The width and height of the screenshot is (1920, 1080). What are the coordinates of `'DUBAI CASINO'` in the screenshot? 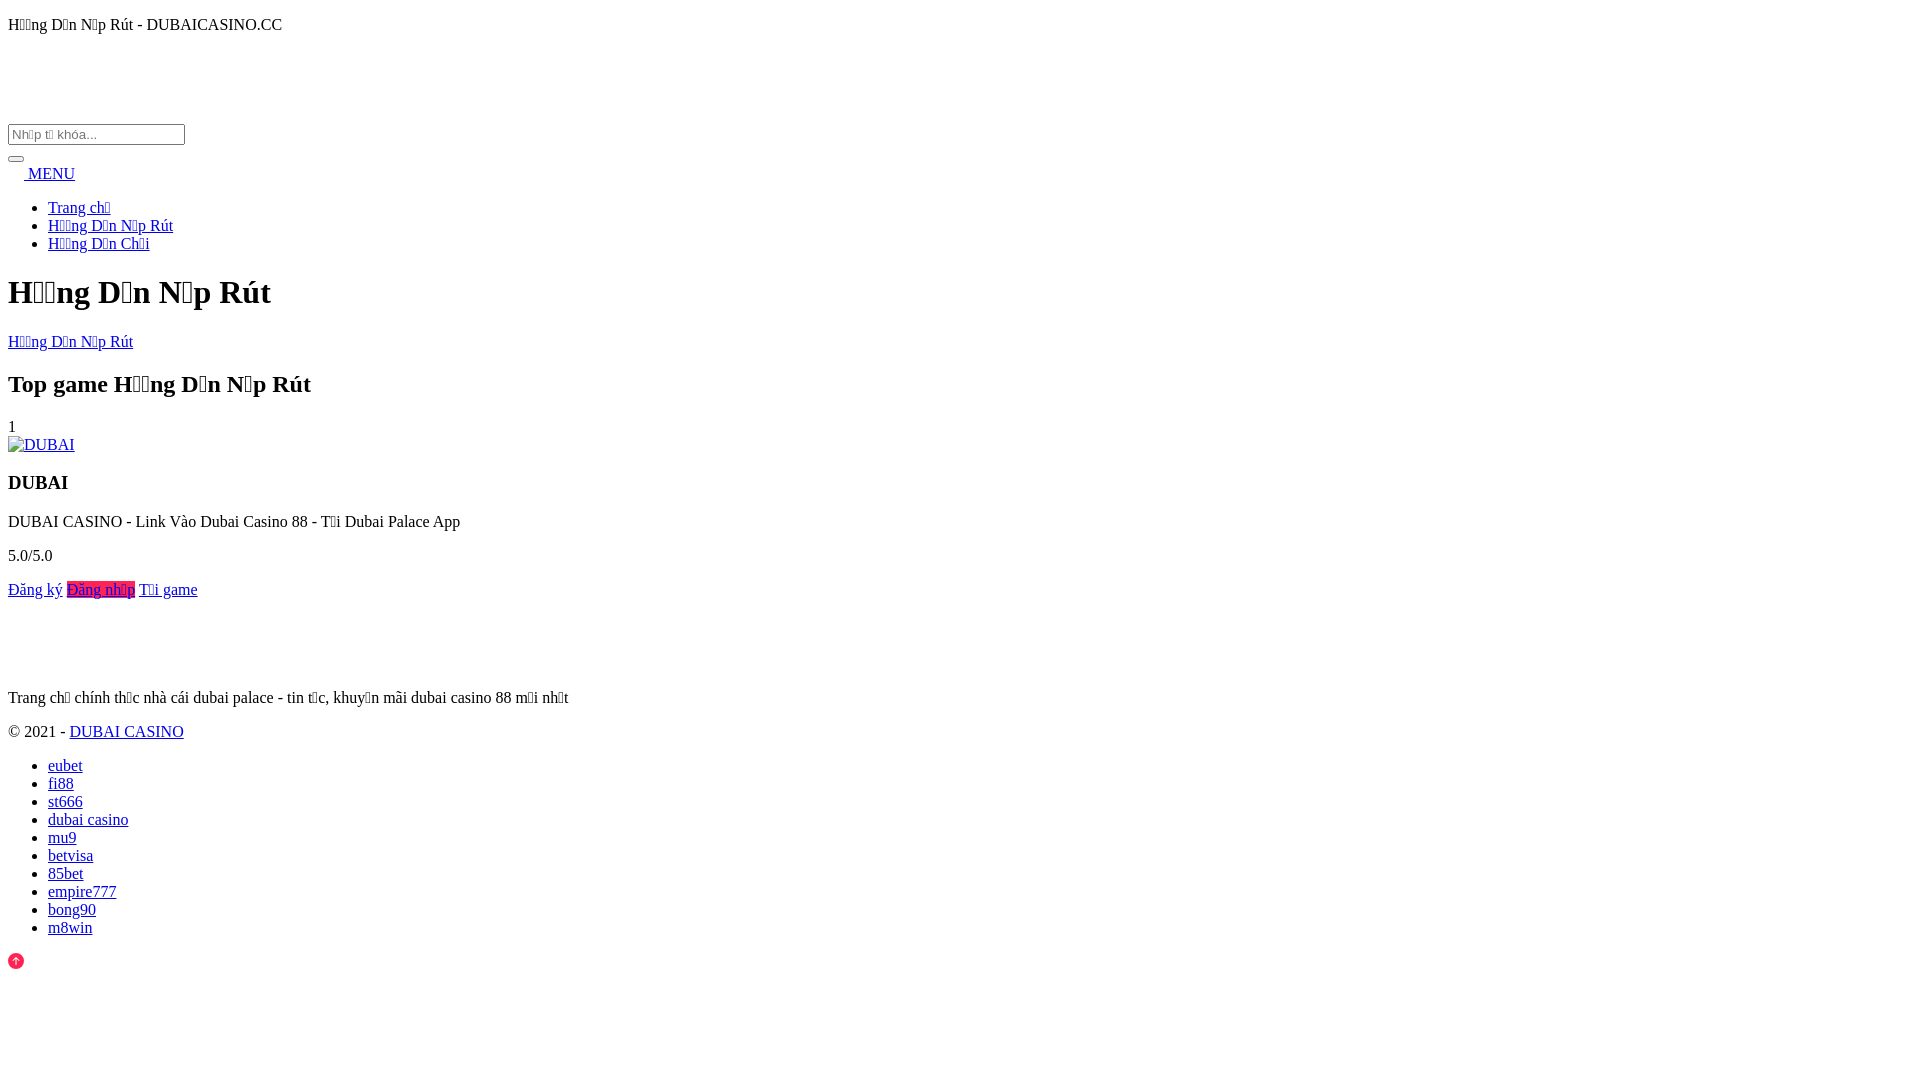 It's located at (124, 731).